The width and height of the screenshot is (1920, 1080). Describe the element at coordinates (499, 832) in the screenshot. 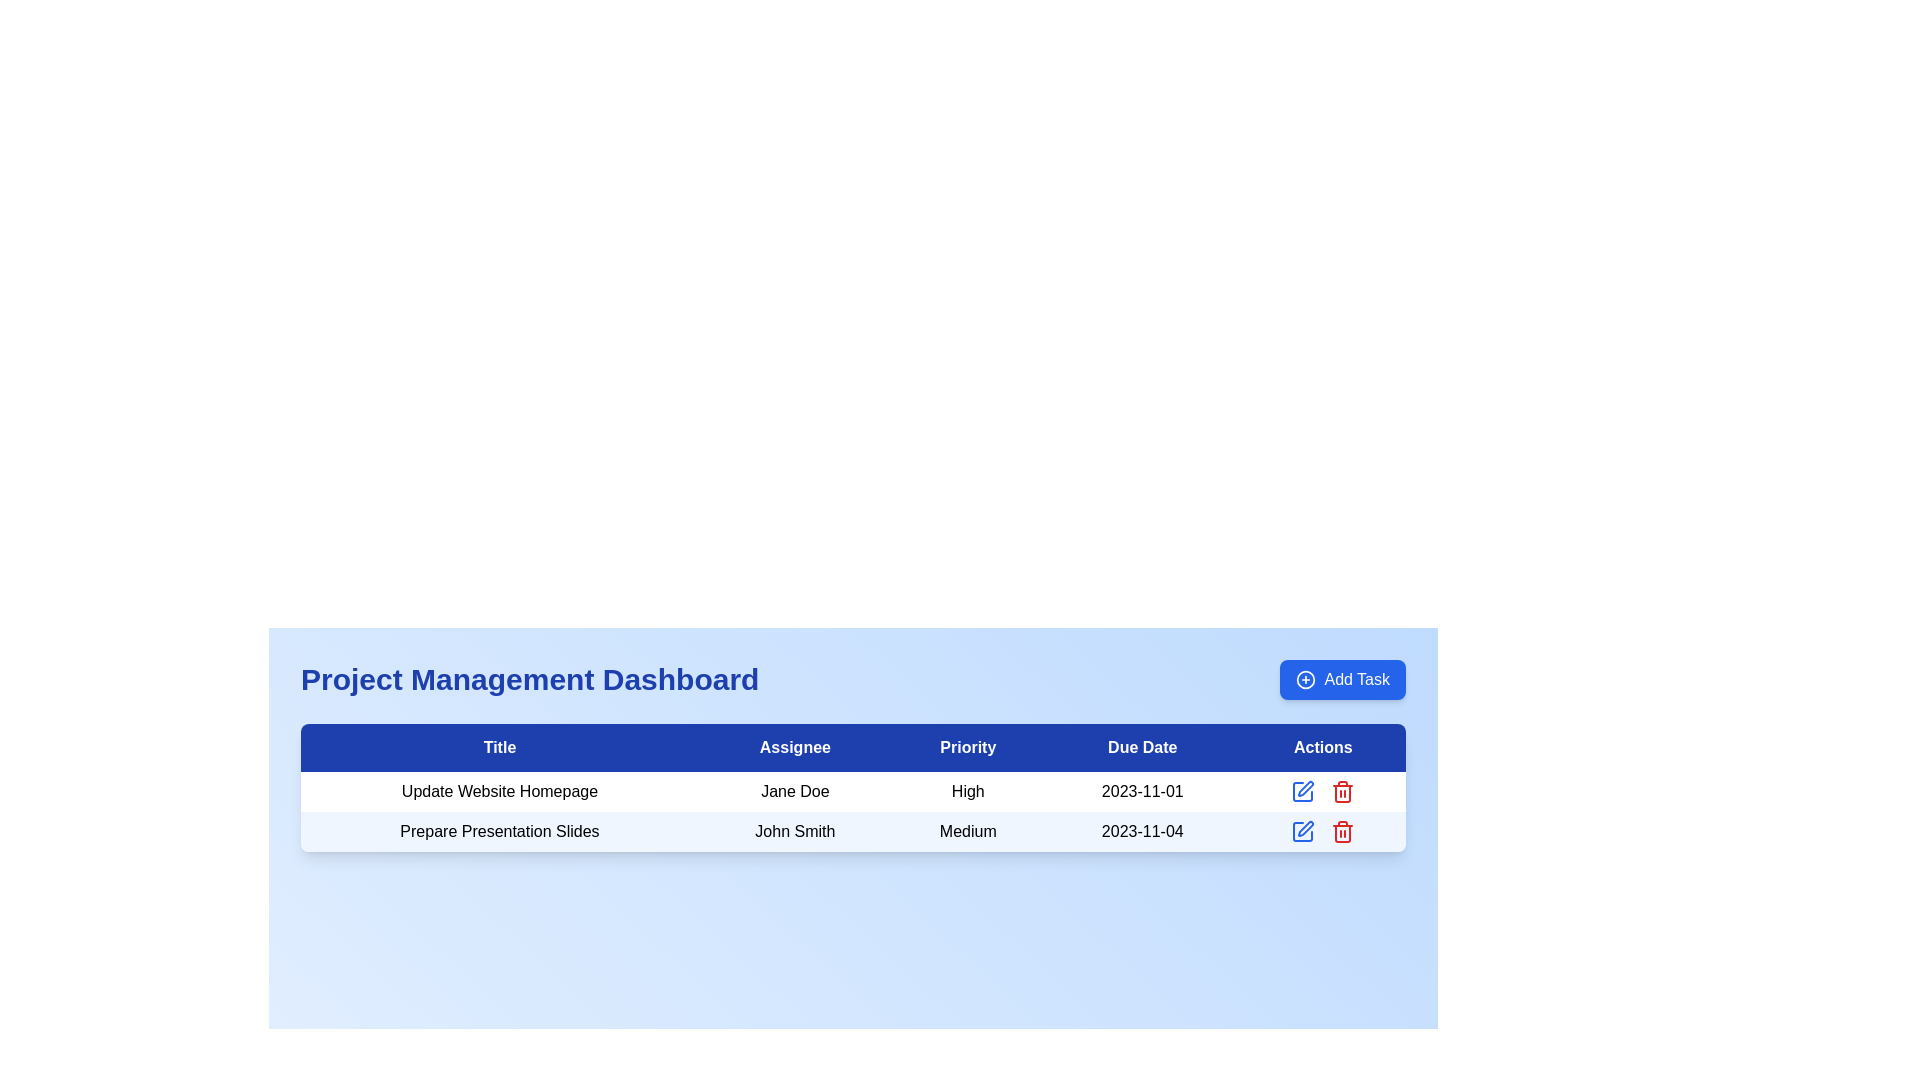

I see `the text label displaying 'Prepare Presentation Slides', which is located in the second row of a table under the 'Title' column` at that location.